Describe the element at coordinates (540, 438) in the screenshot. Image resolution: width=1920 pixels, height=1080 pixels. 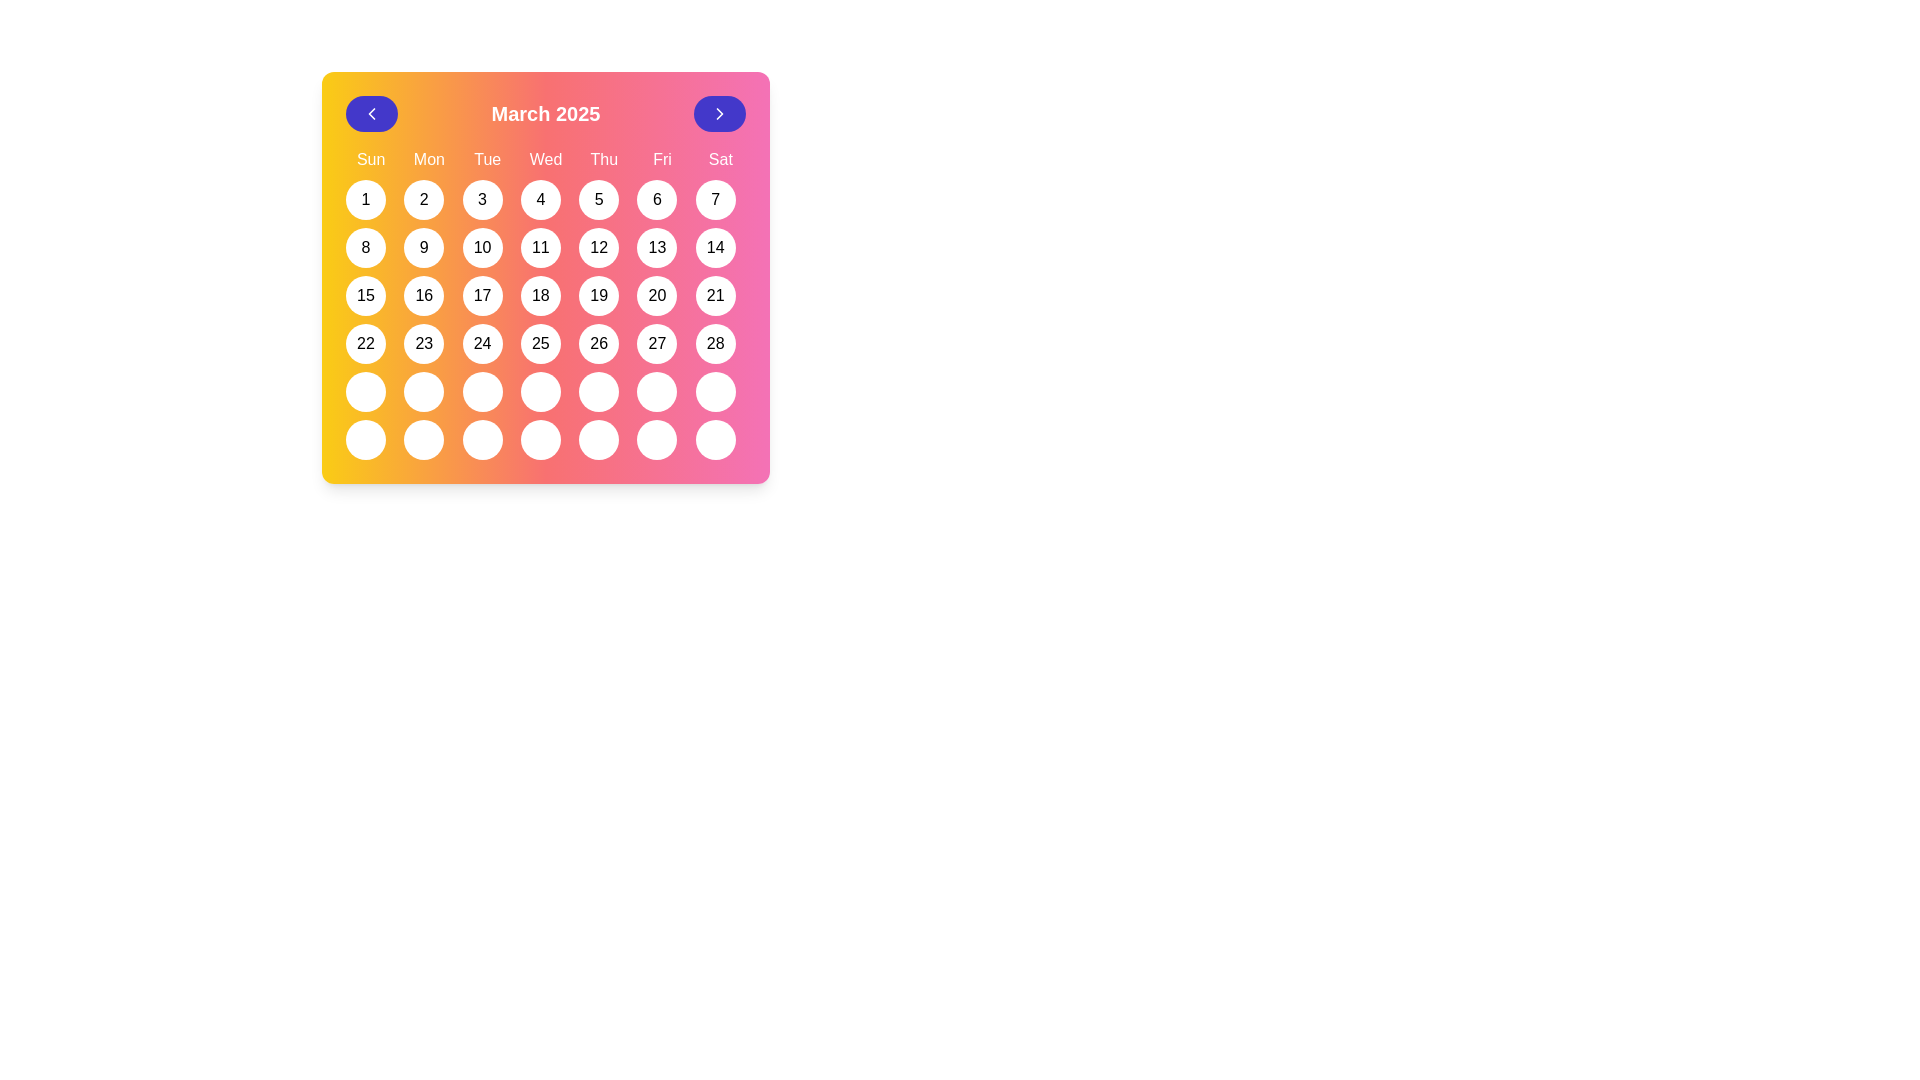
I see `the circular button with a white background located in the bottom-most row of the calendar grid, fourth from the left` at that location.